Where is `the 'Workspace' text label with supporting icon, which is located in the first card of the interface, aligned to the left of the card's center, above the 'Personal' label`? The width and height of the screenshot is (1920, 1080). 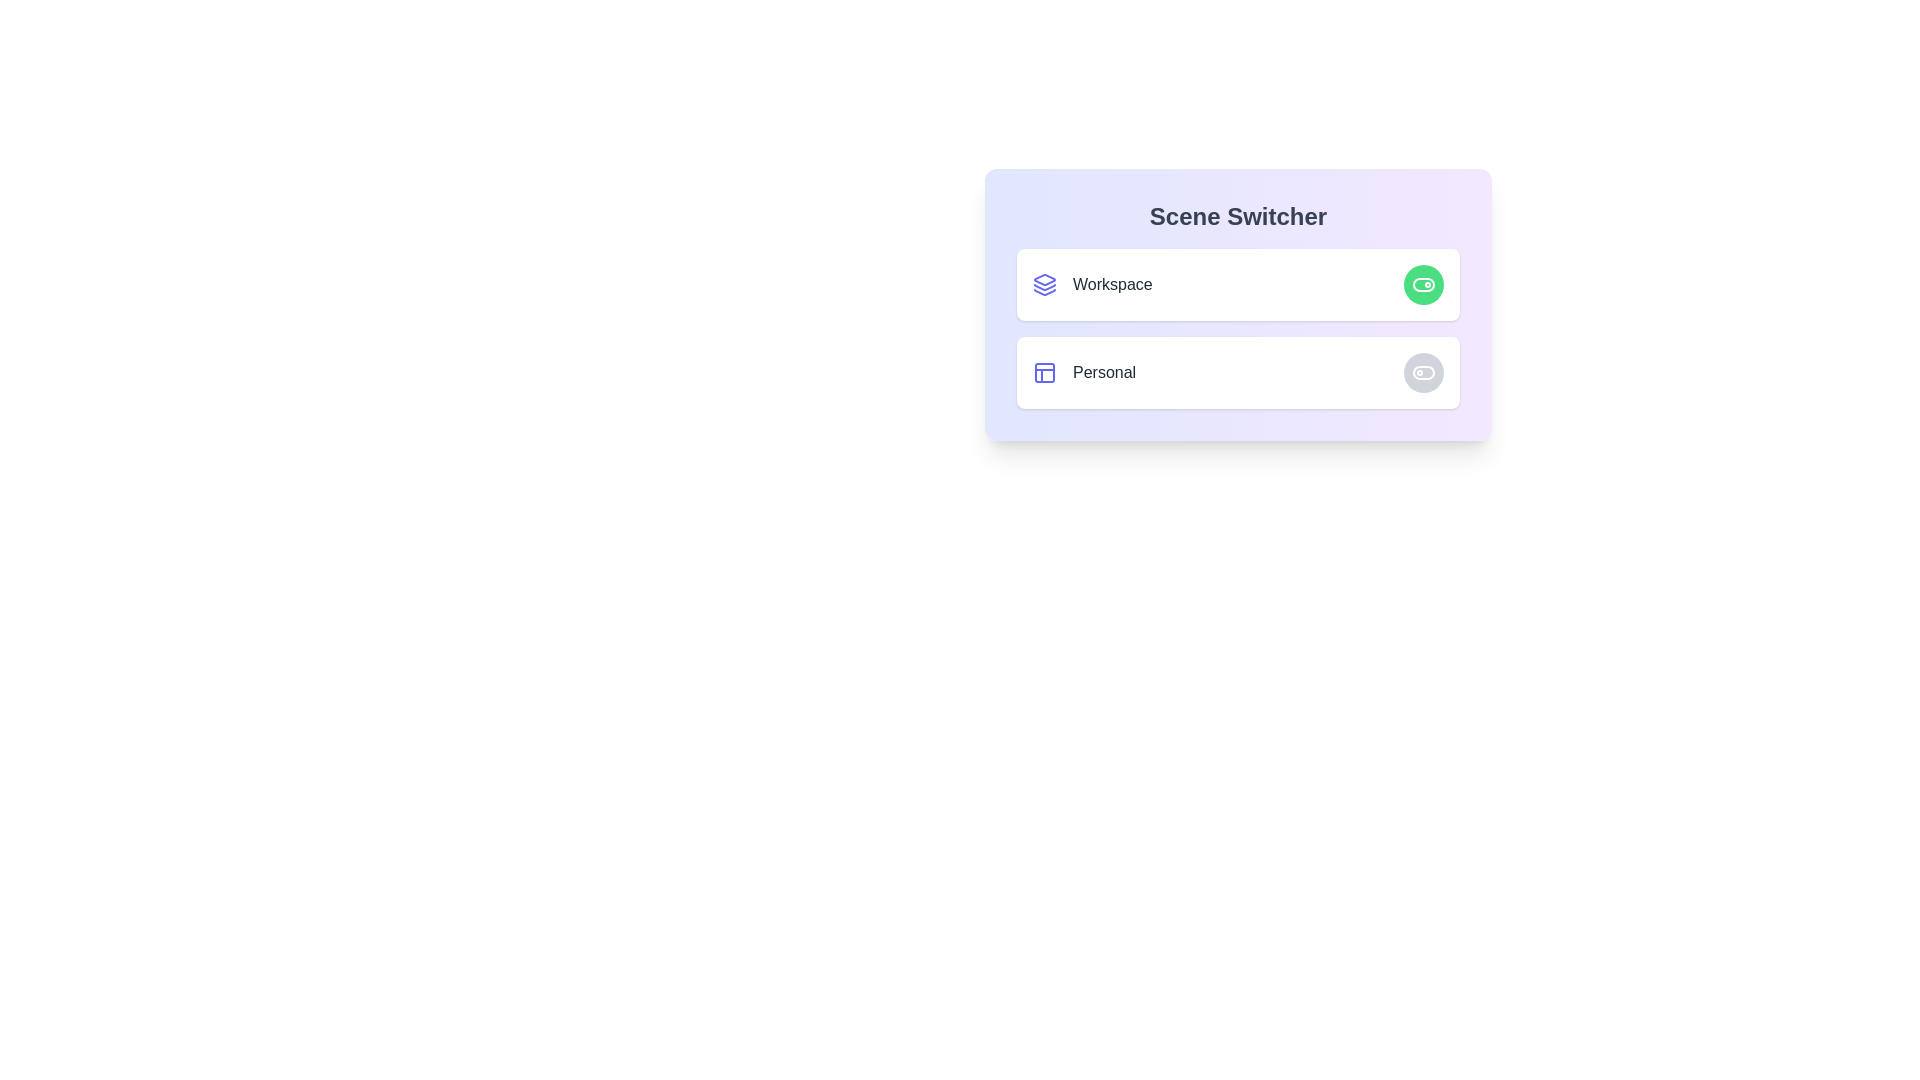 the 'Workspace' text label with supporting icon, which is located in the first card of the interface, aligned to the left of the card's center, above the 'Personal' label is located at coordinates (1091, 285).